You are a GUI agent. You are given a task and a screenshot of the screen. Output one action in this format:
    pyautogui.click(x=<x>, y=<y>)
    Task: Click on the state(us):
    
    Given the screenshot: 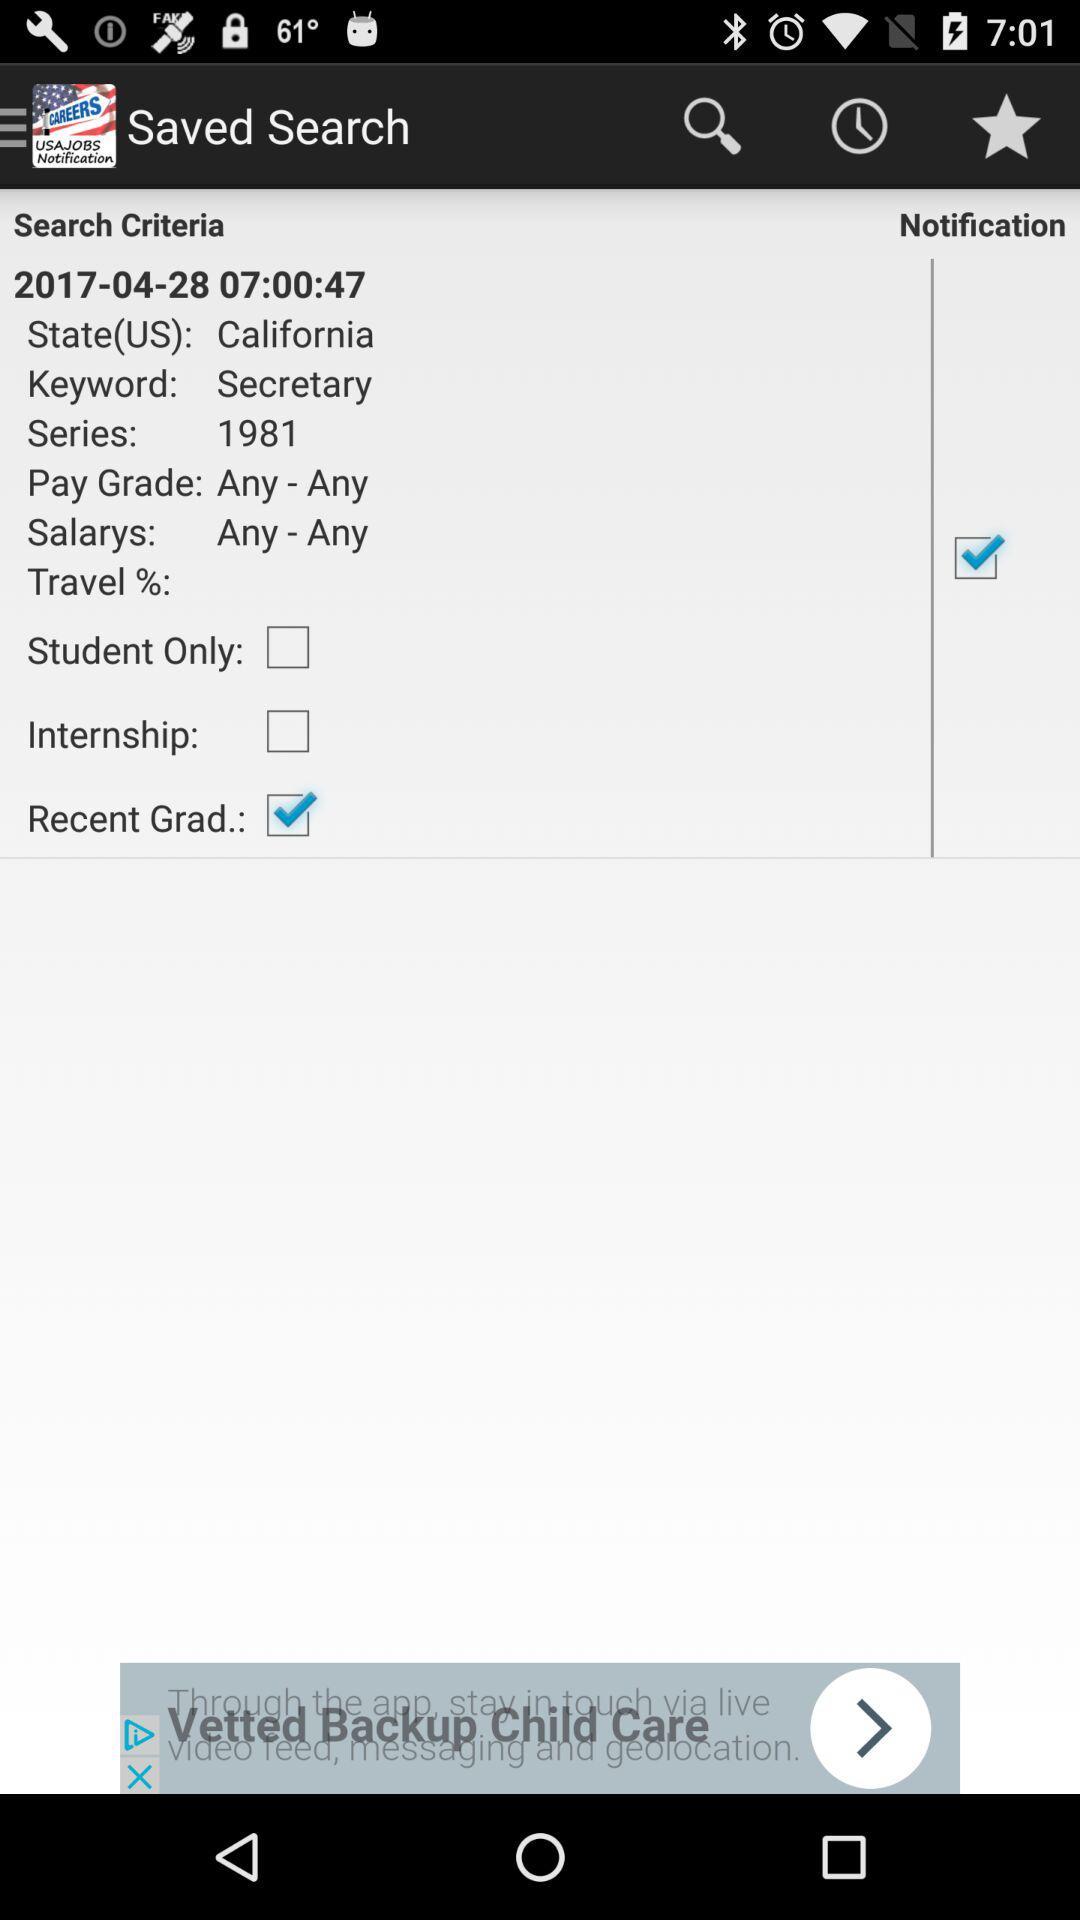 What is the action you would take?
    pyautogui.click(x=115, y=332)
    